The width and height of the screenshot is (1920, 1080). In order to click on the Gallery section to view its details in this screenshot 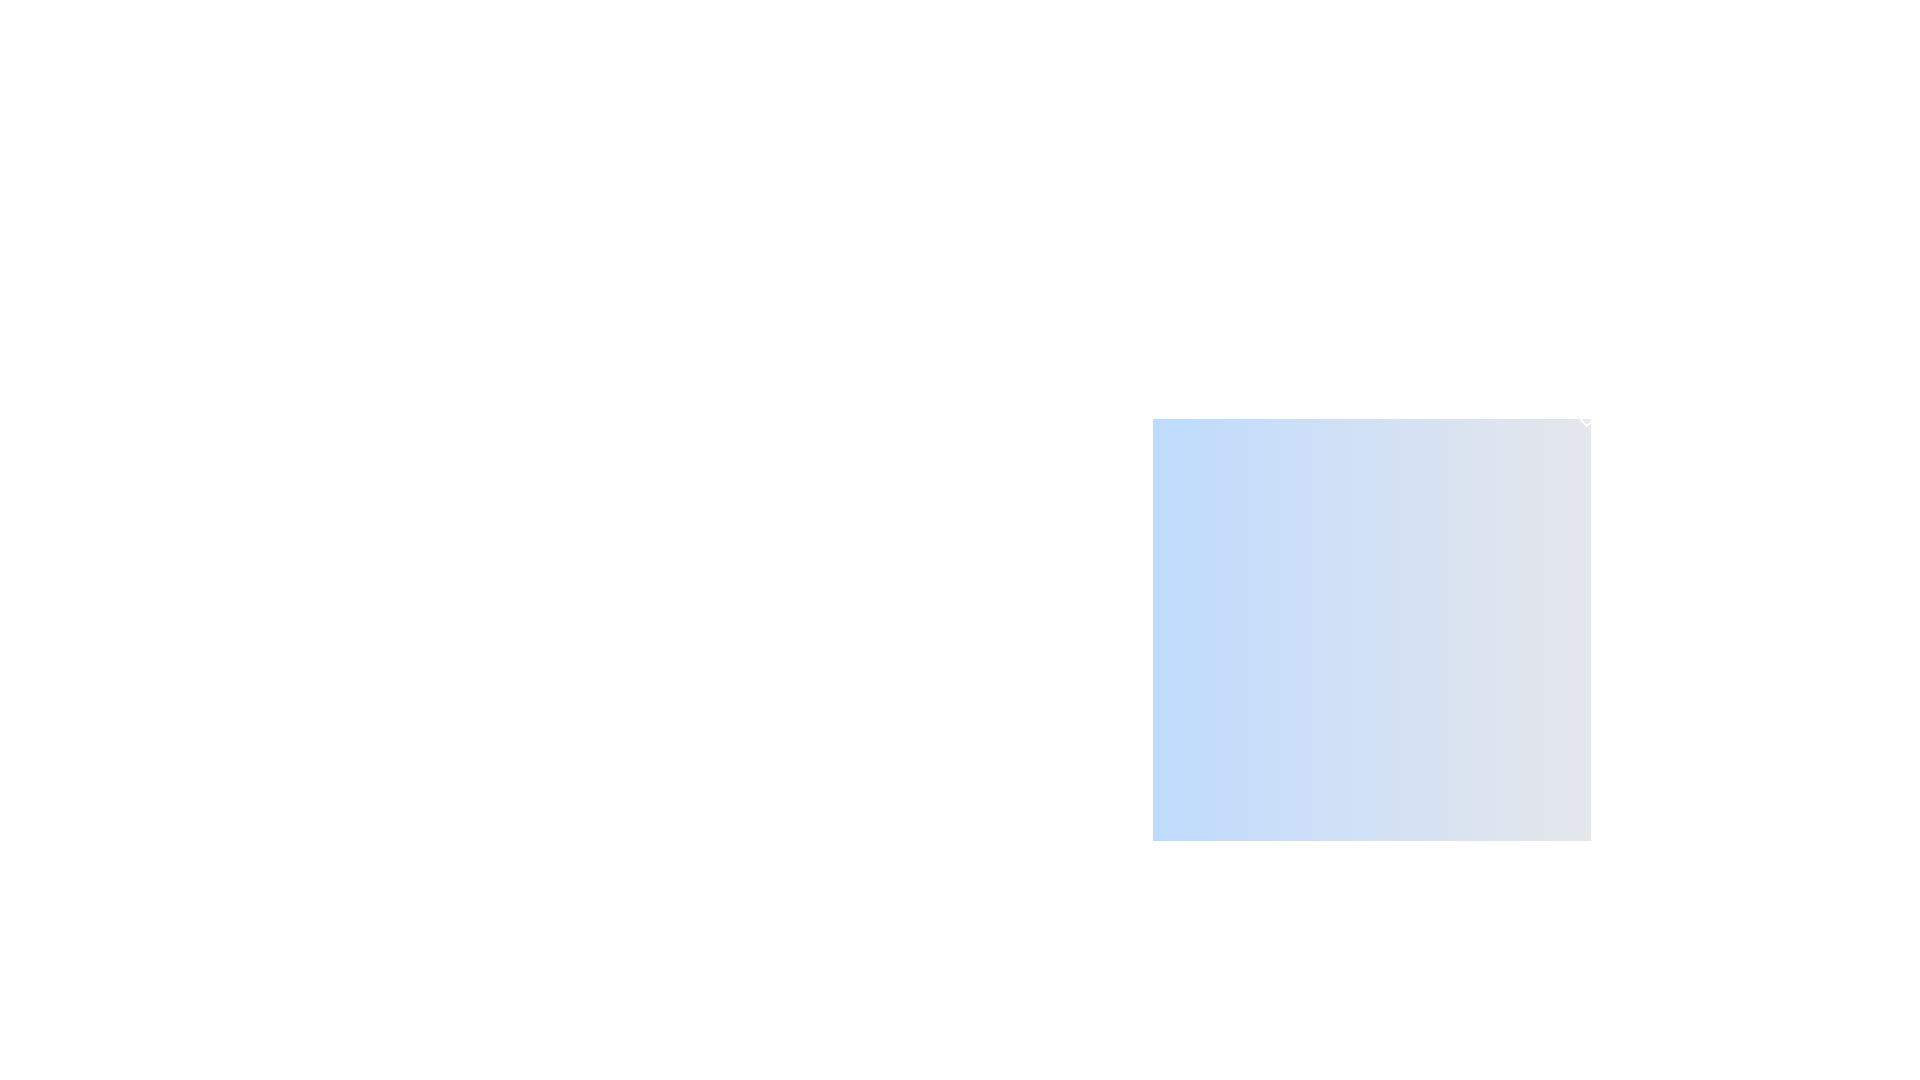, I will do `click(1371, 1044)`.